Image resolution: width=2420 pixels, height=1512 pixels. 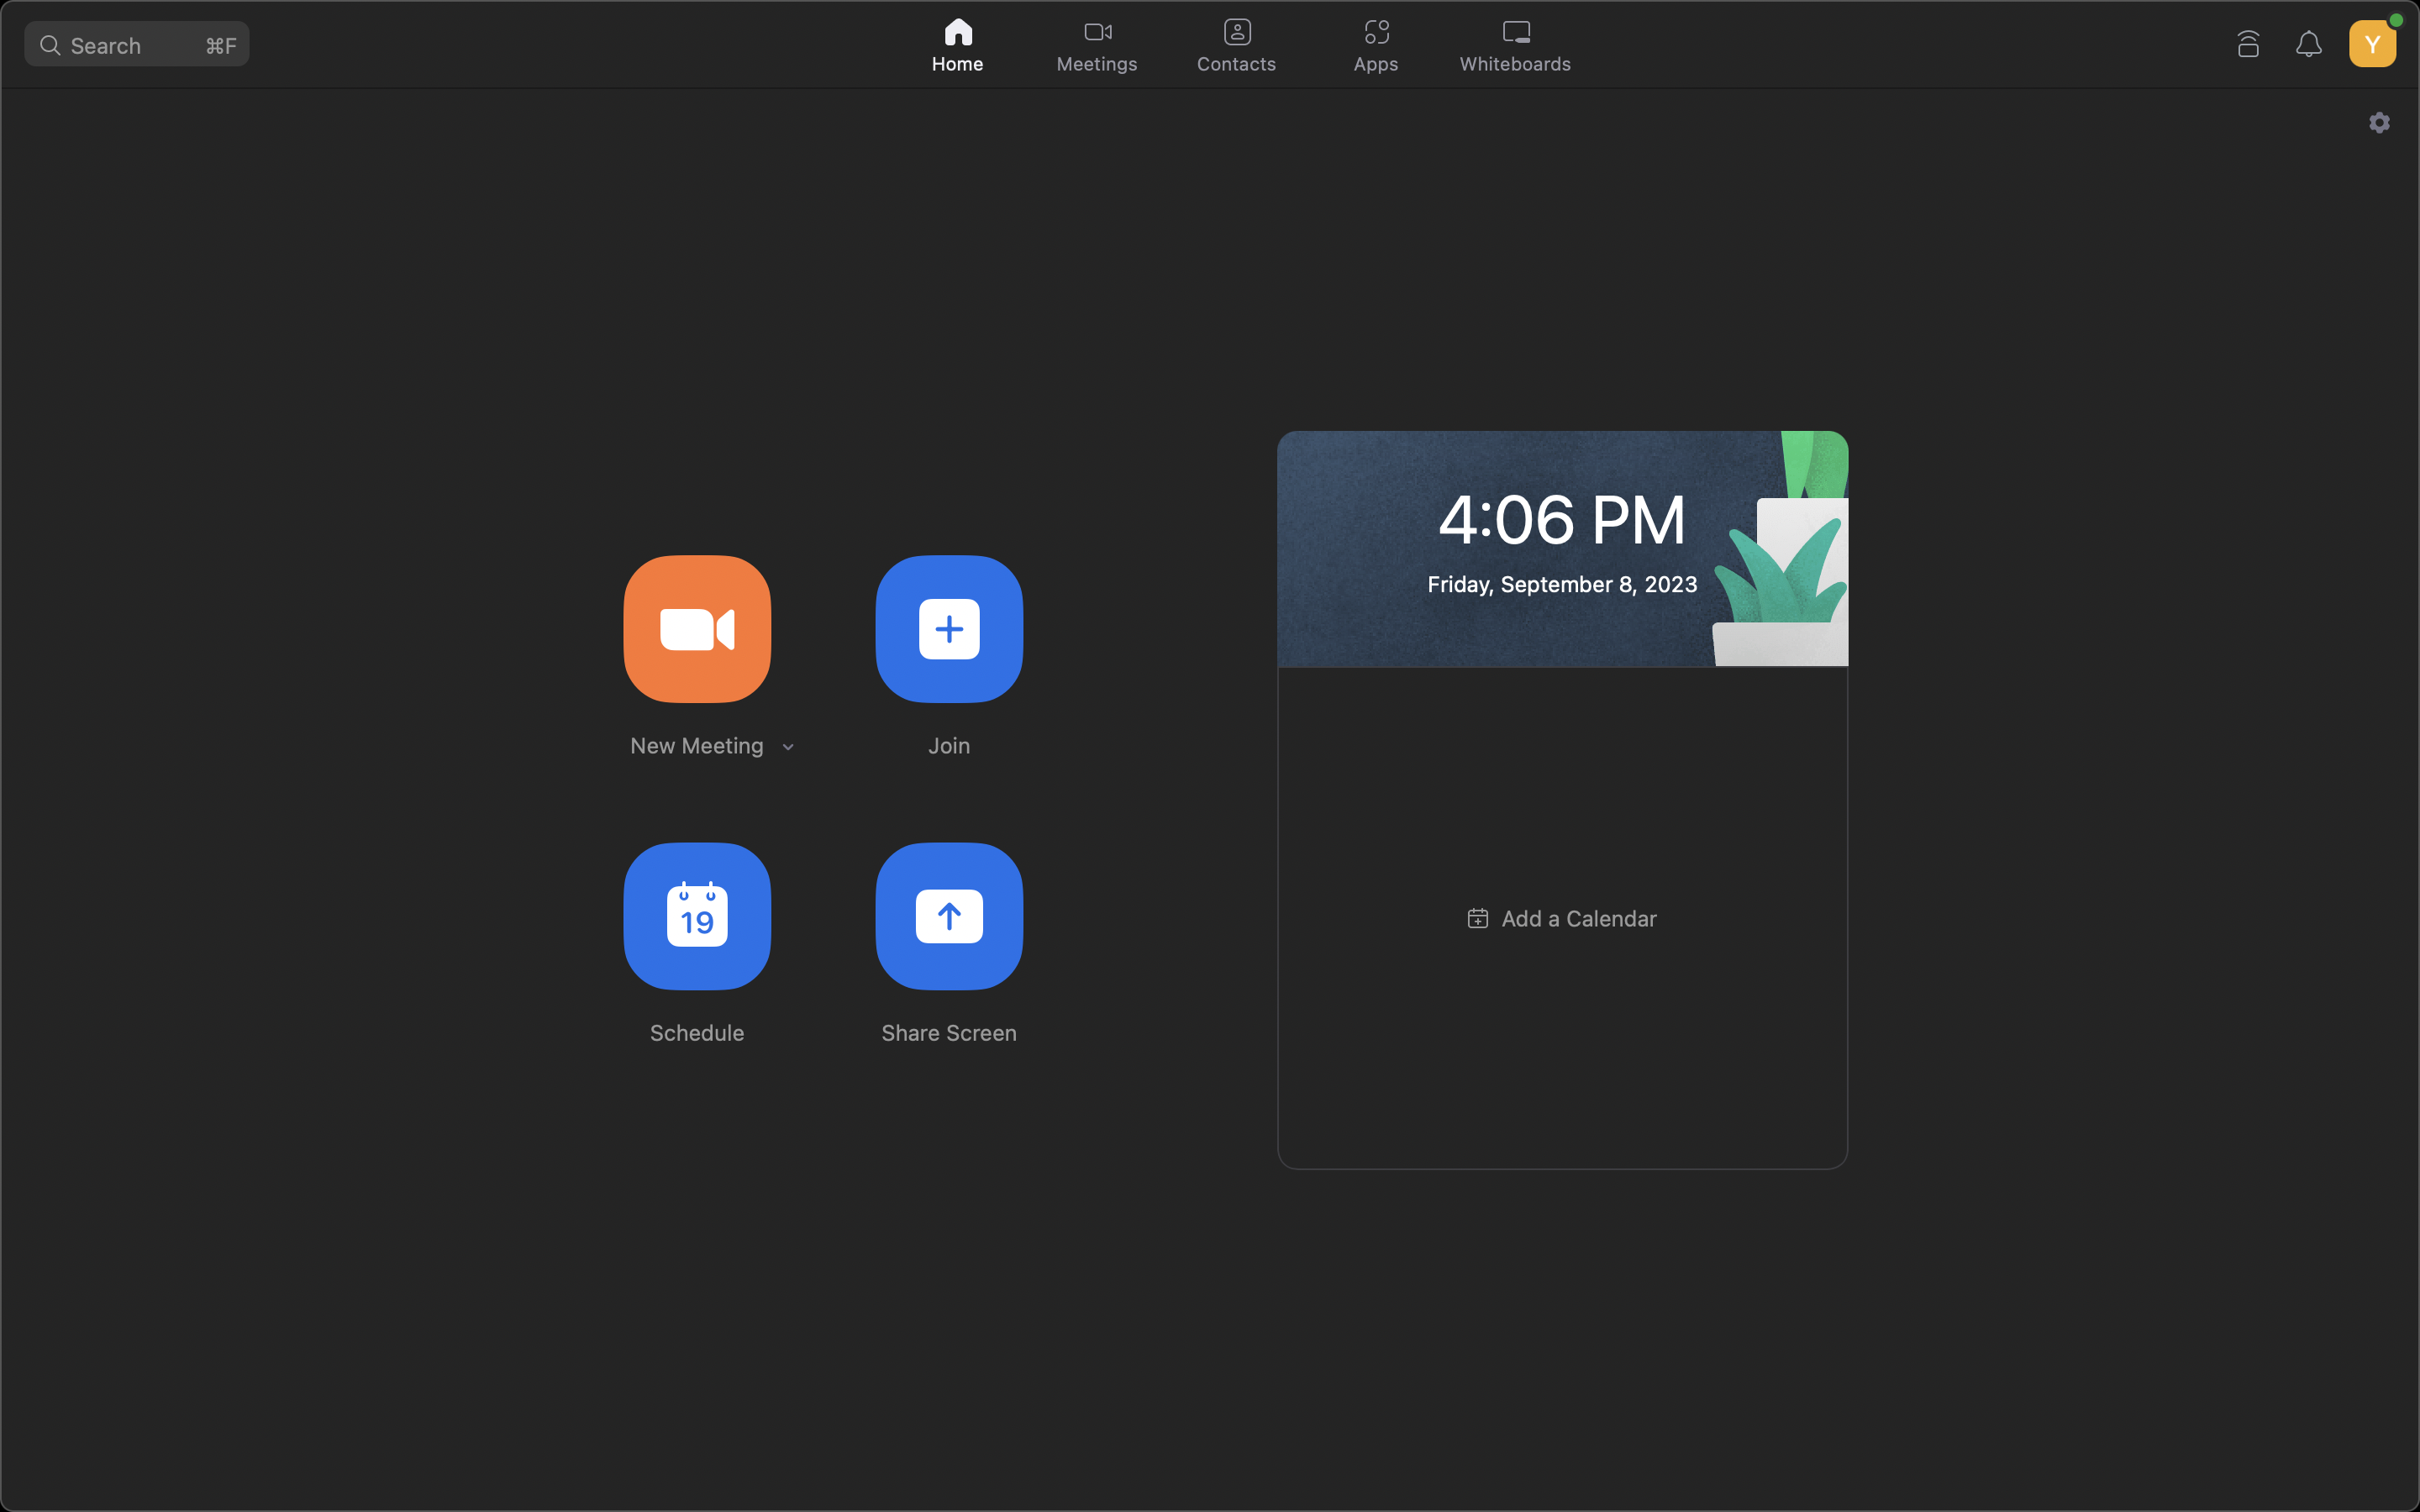 I want to click on the whiteboard options, so click(x=1520, y=46).